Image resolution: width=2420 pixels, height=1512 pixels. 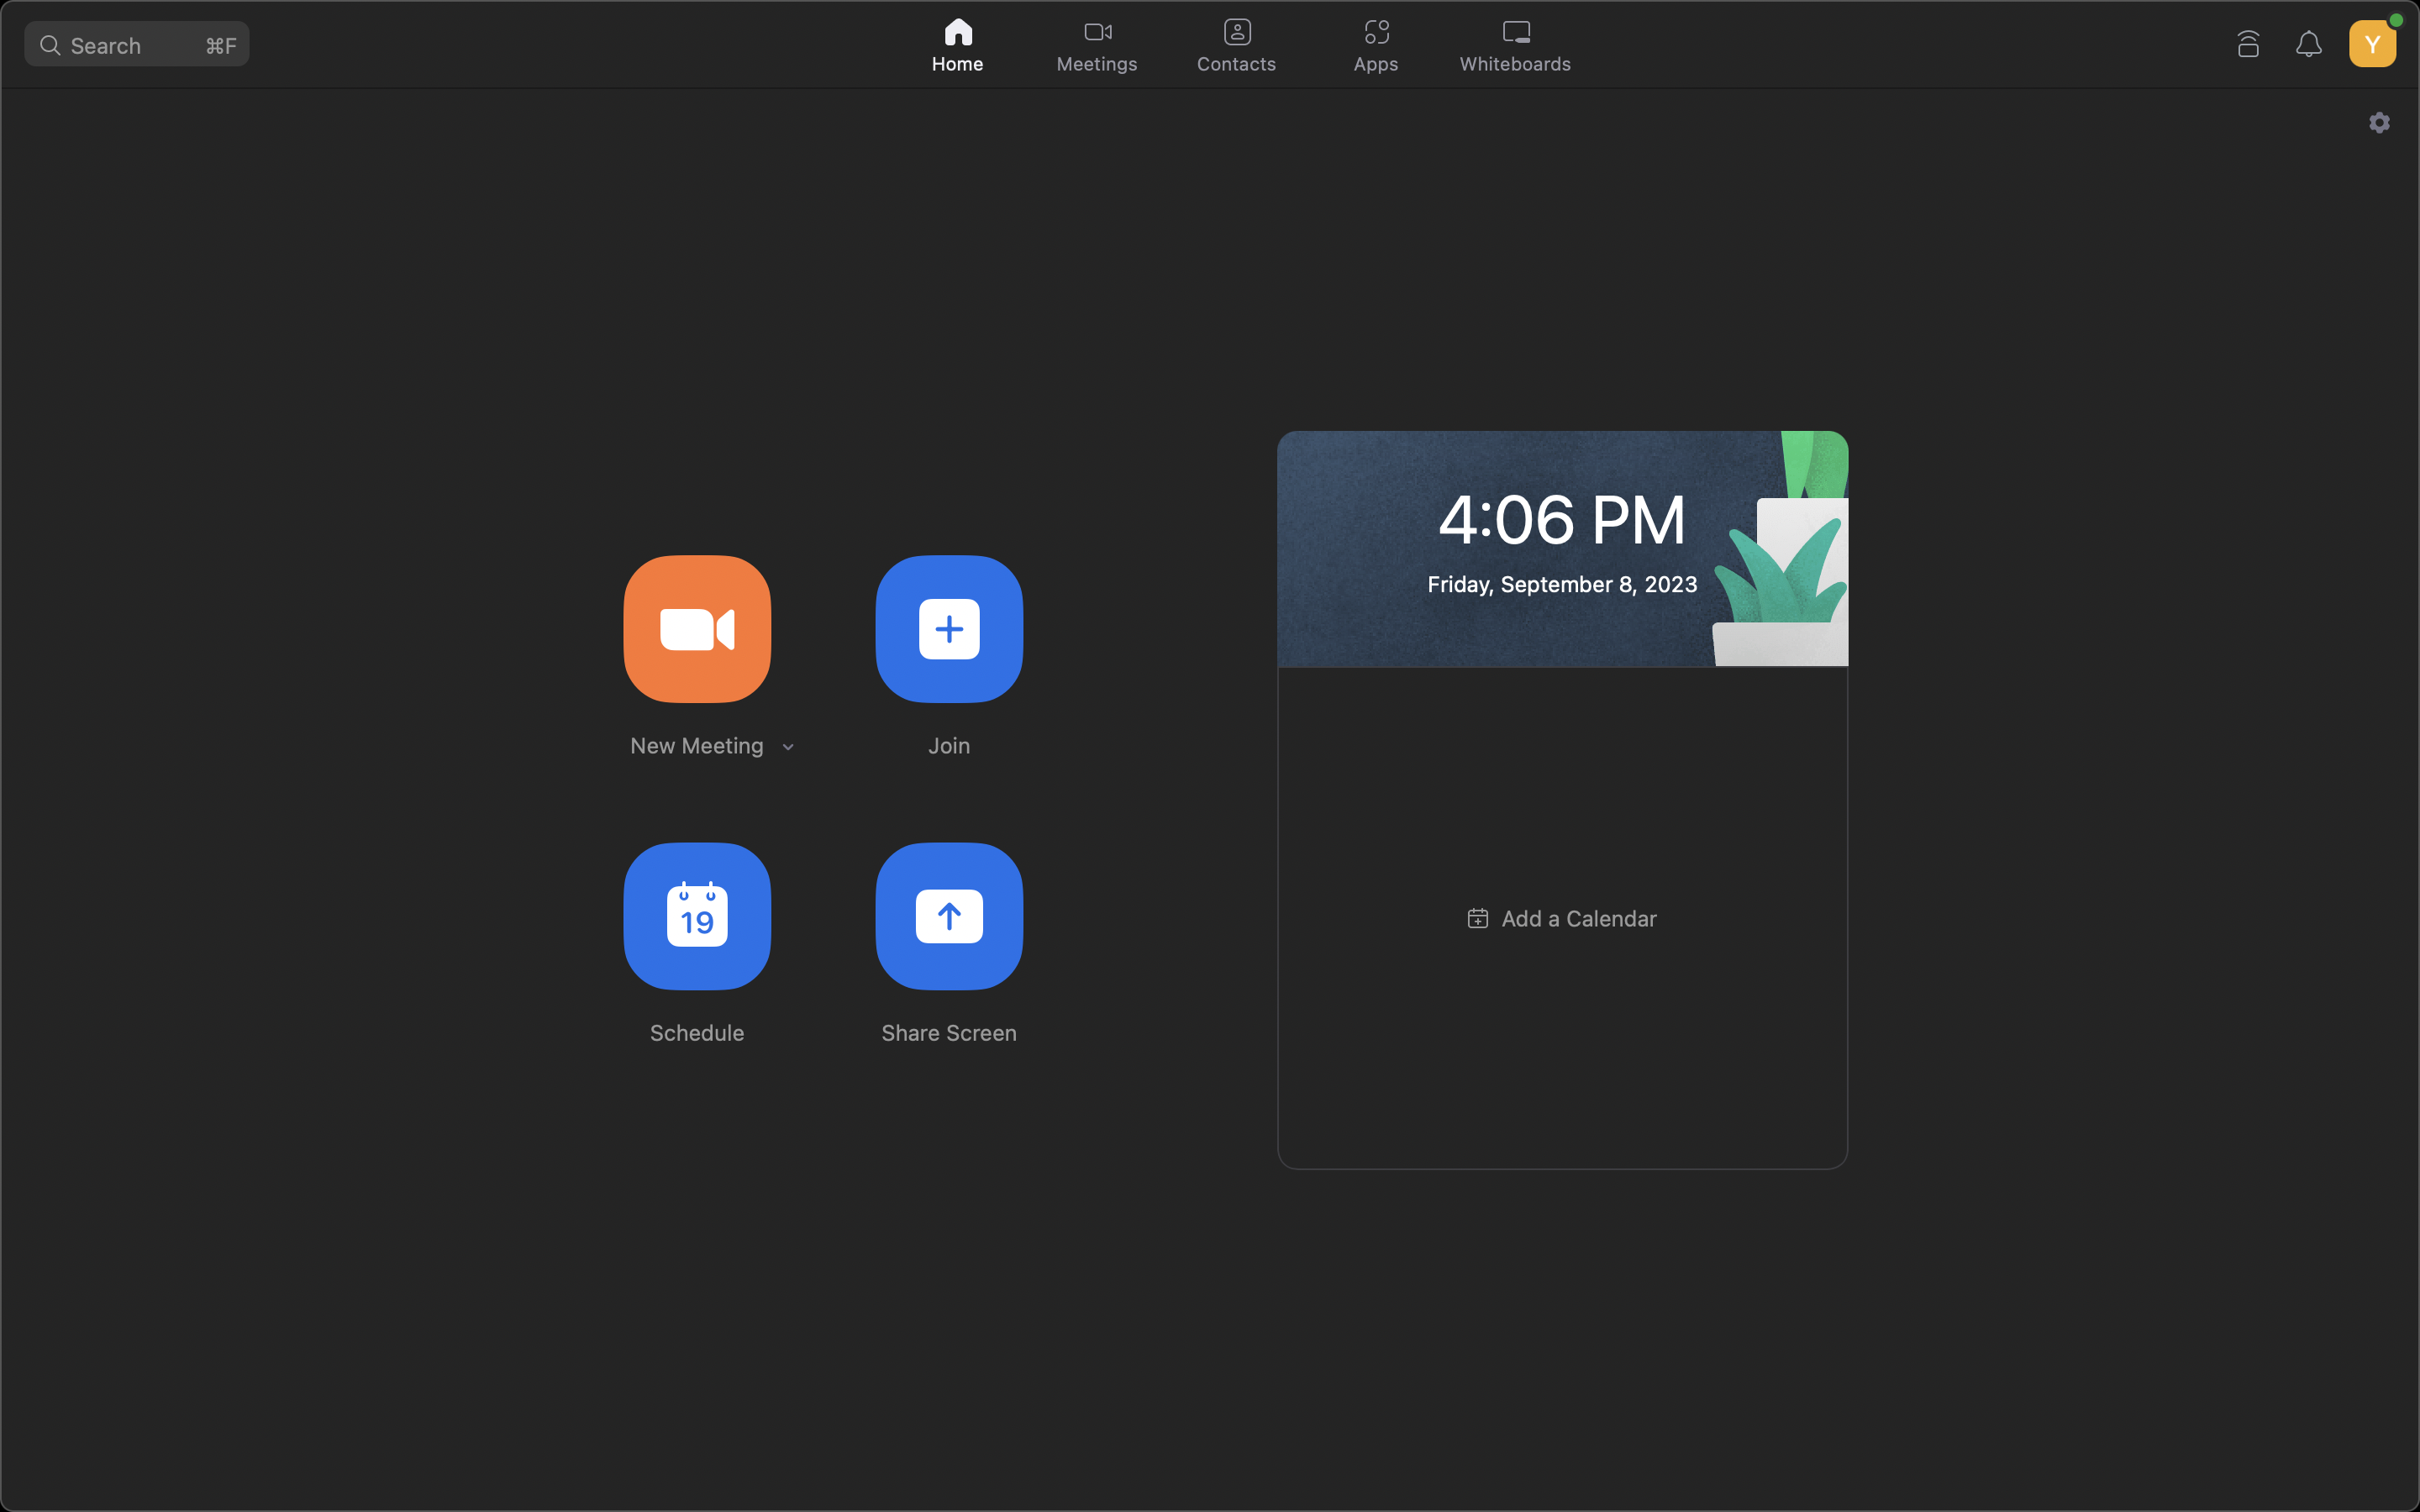 I want to click on the whiteboard options, so click(x=1520, y=46).